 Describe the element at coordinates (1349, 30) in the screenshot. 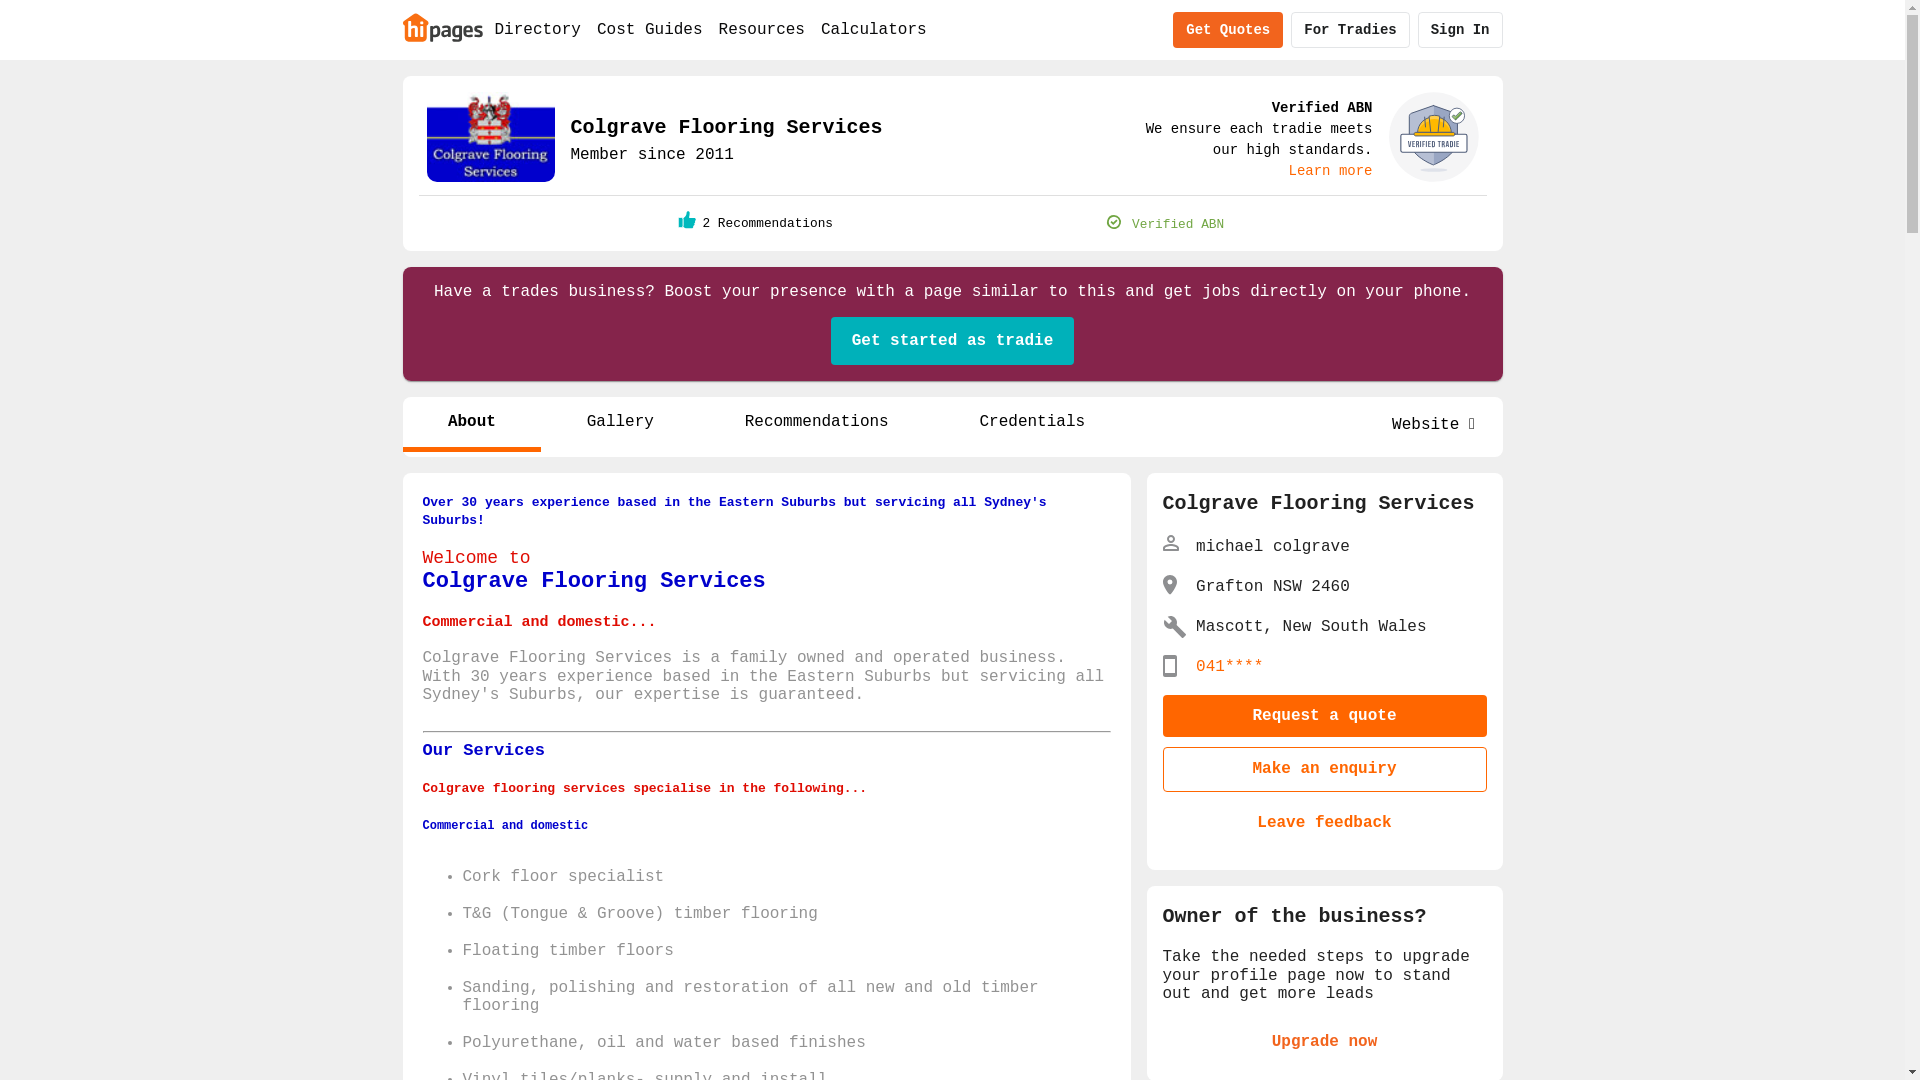

I see `'For Tradies'` at that location.